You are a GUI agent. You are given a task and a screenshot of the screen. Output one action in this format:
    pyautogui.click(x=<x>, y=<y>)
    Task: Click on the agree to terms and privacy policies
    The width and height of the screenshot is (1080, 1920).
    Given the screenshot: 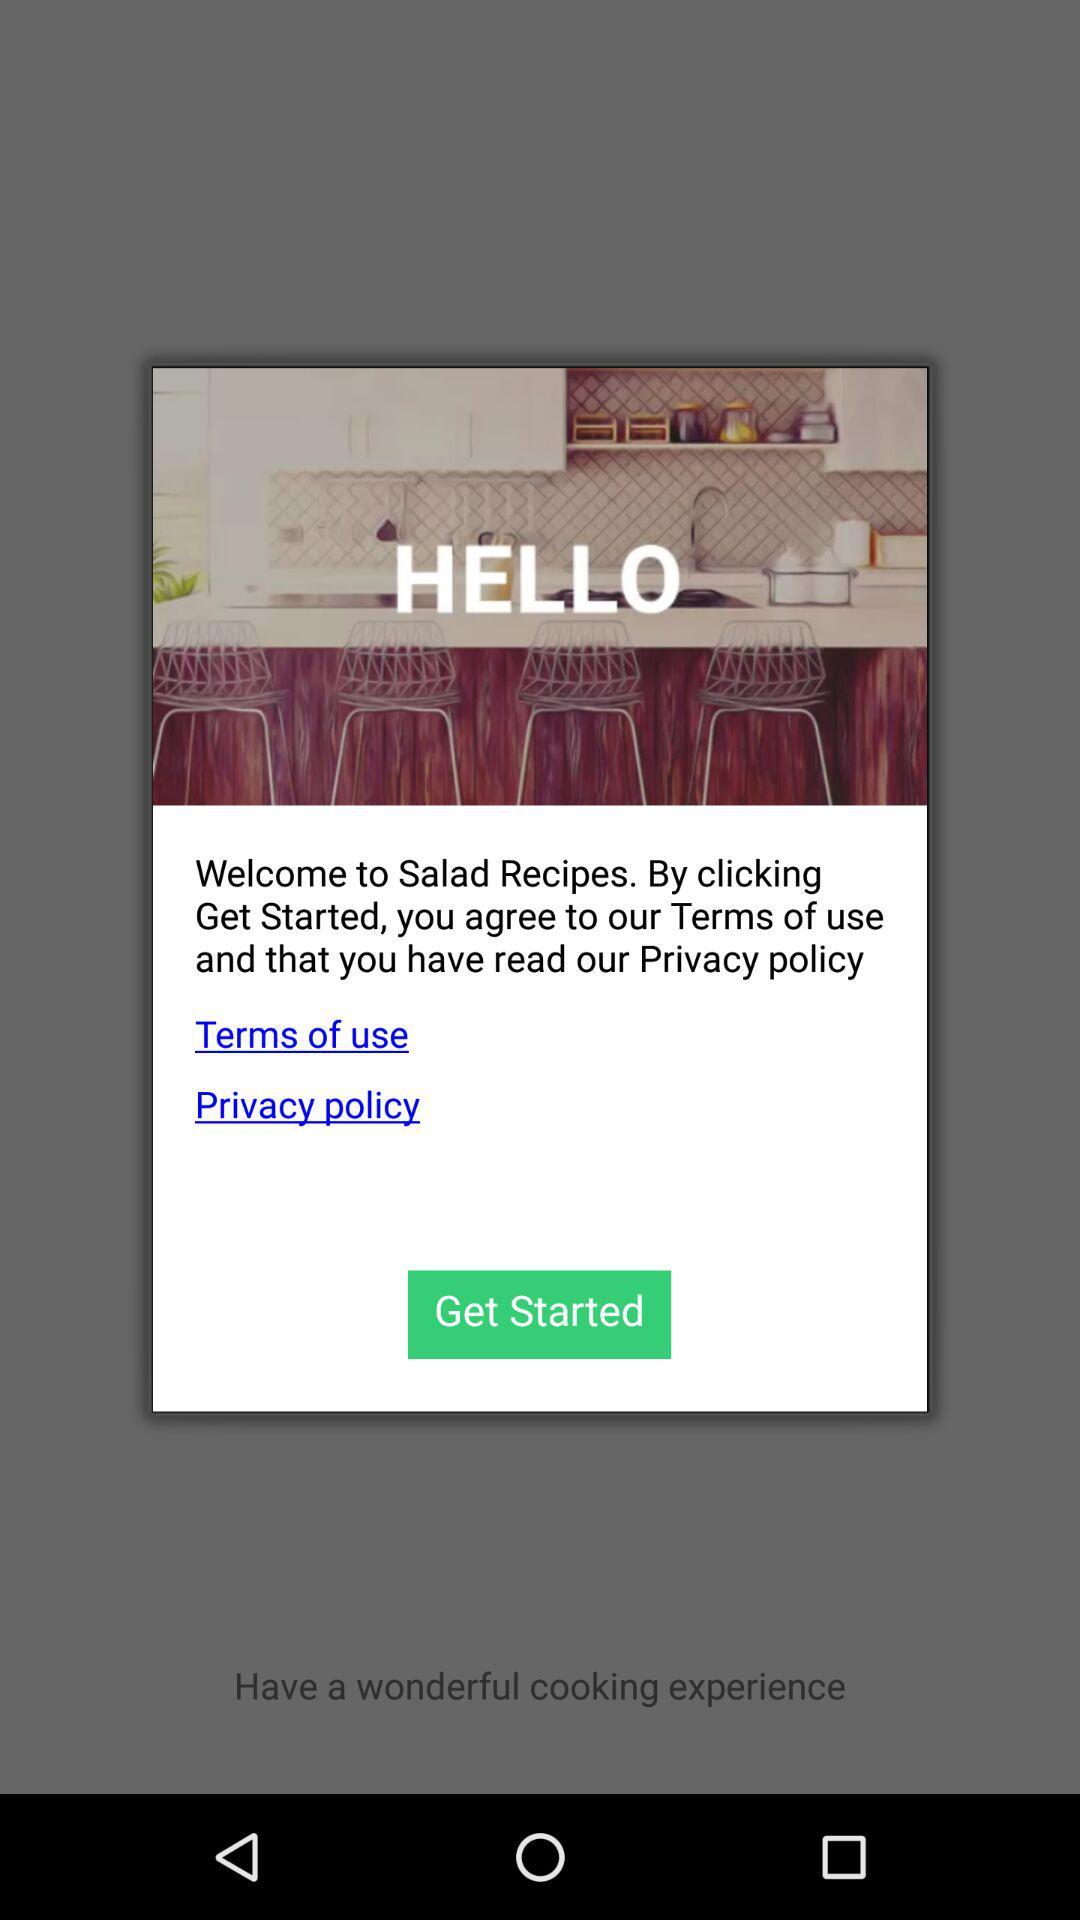 What is the action you would take?
    pyautogui.click(x=538, y=1314)
    